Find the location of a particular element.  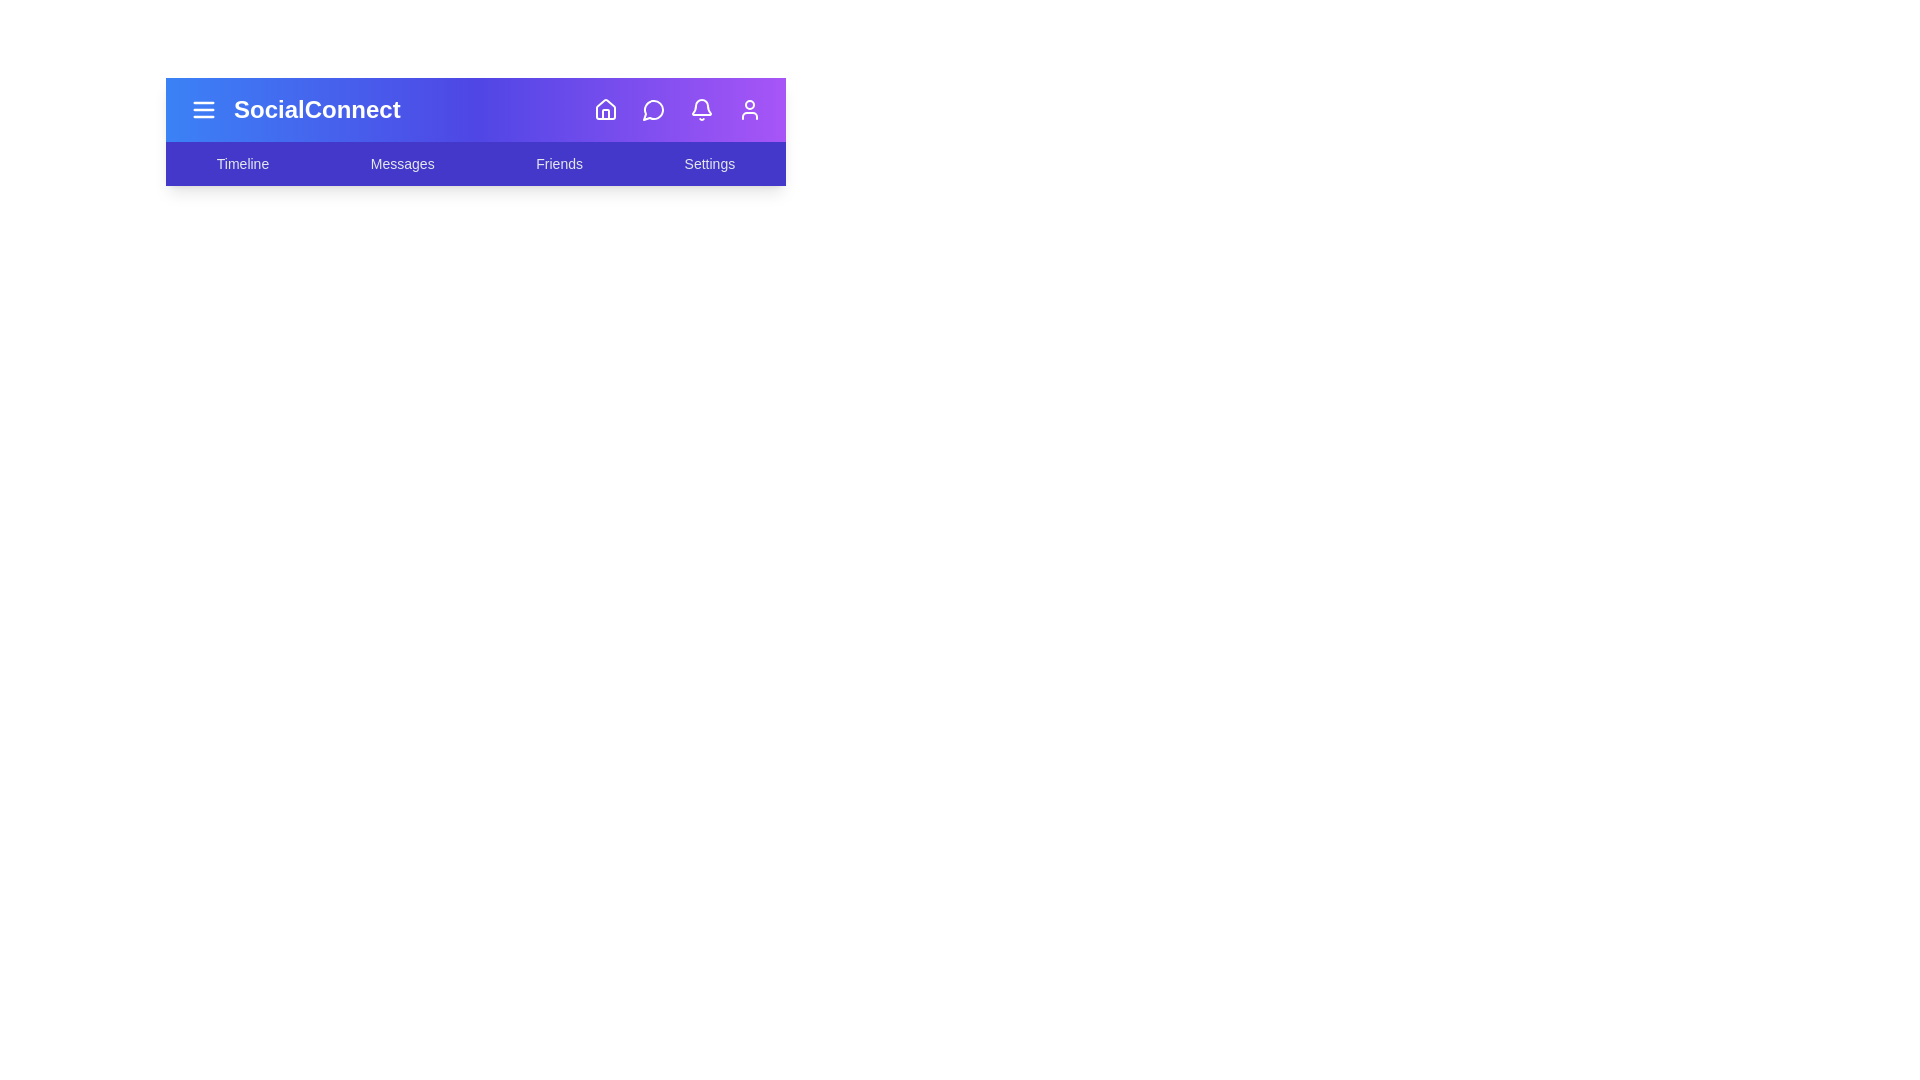

the menu item Timeline is located at coordinates (242, 163).